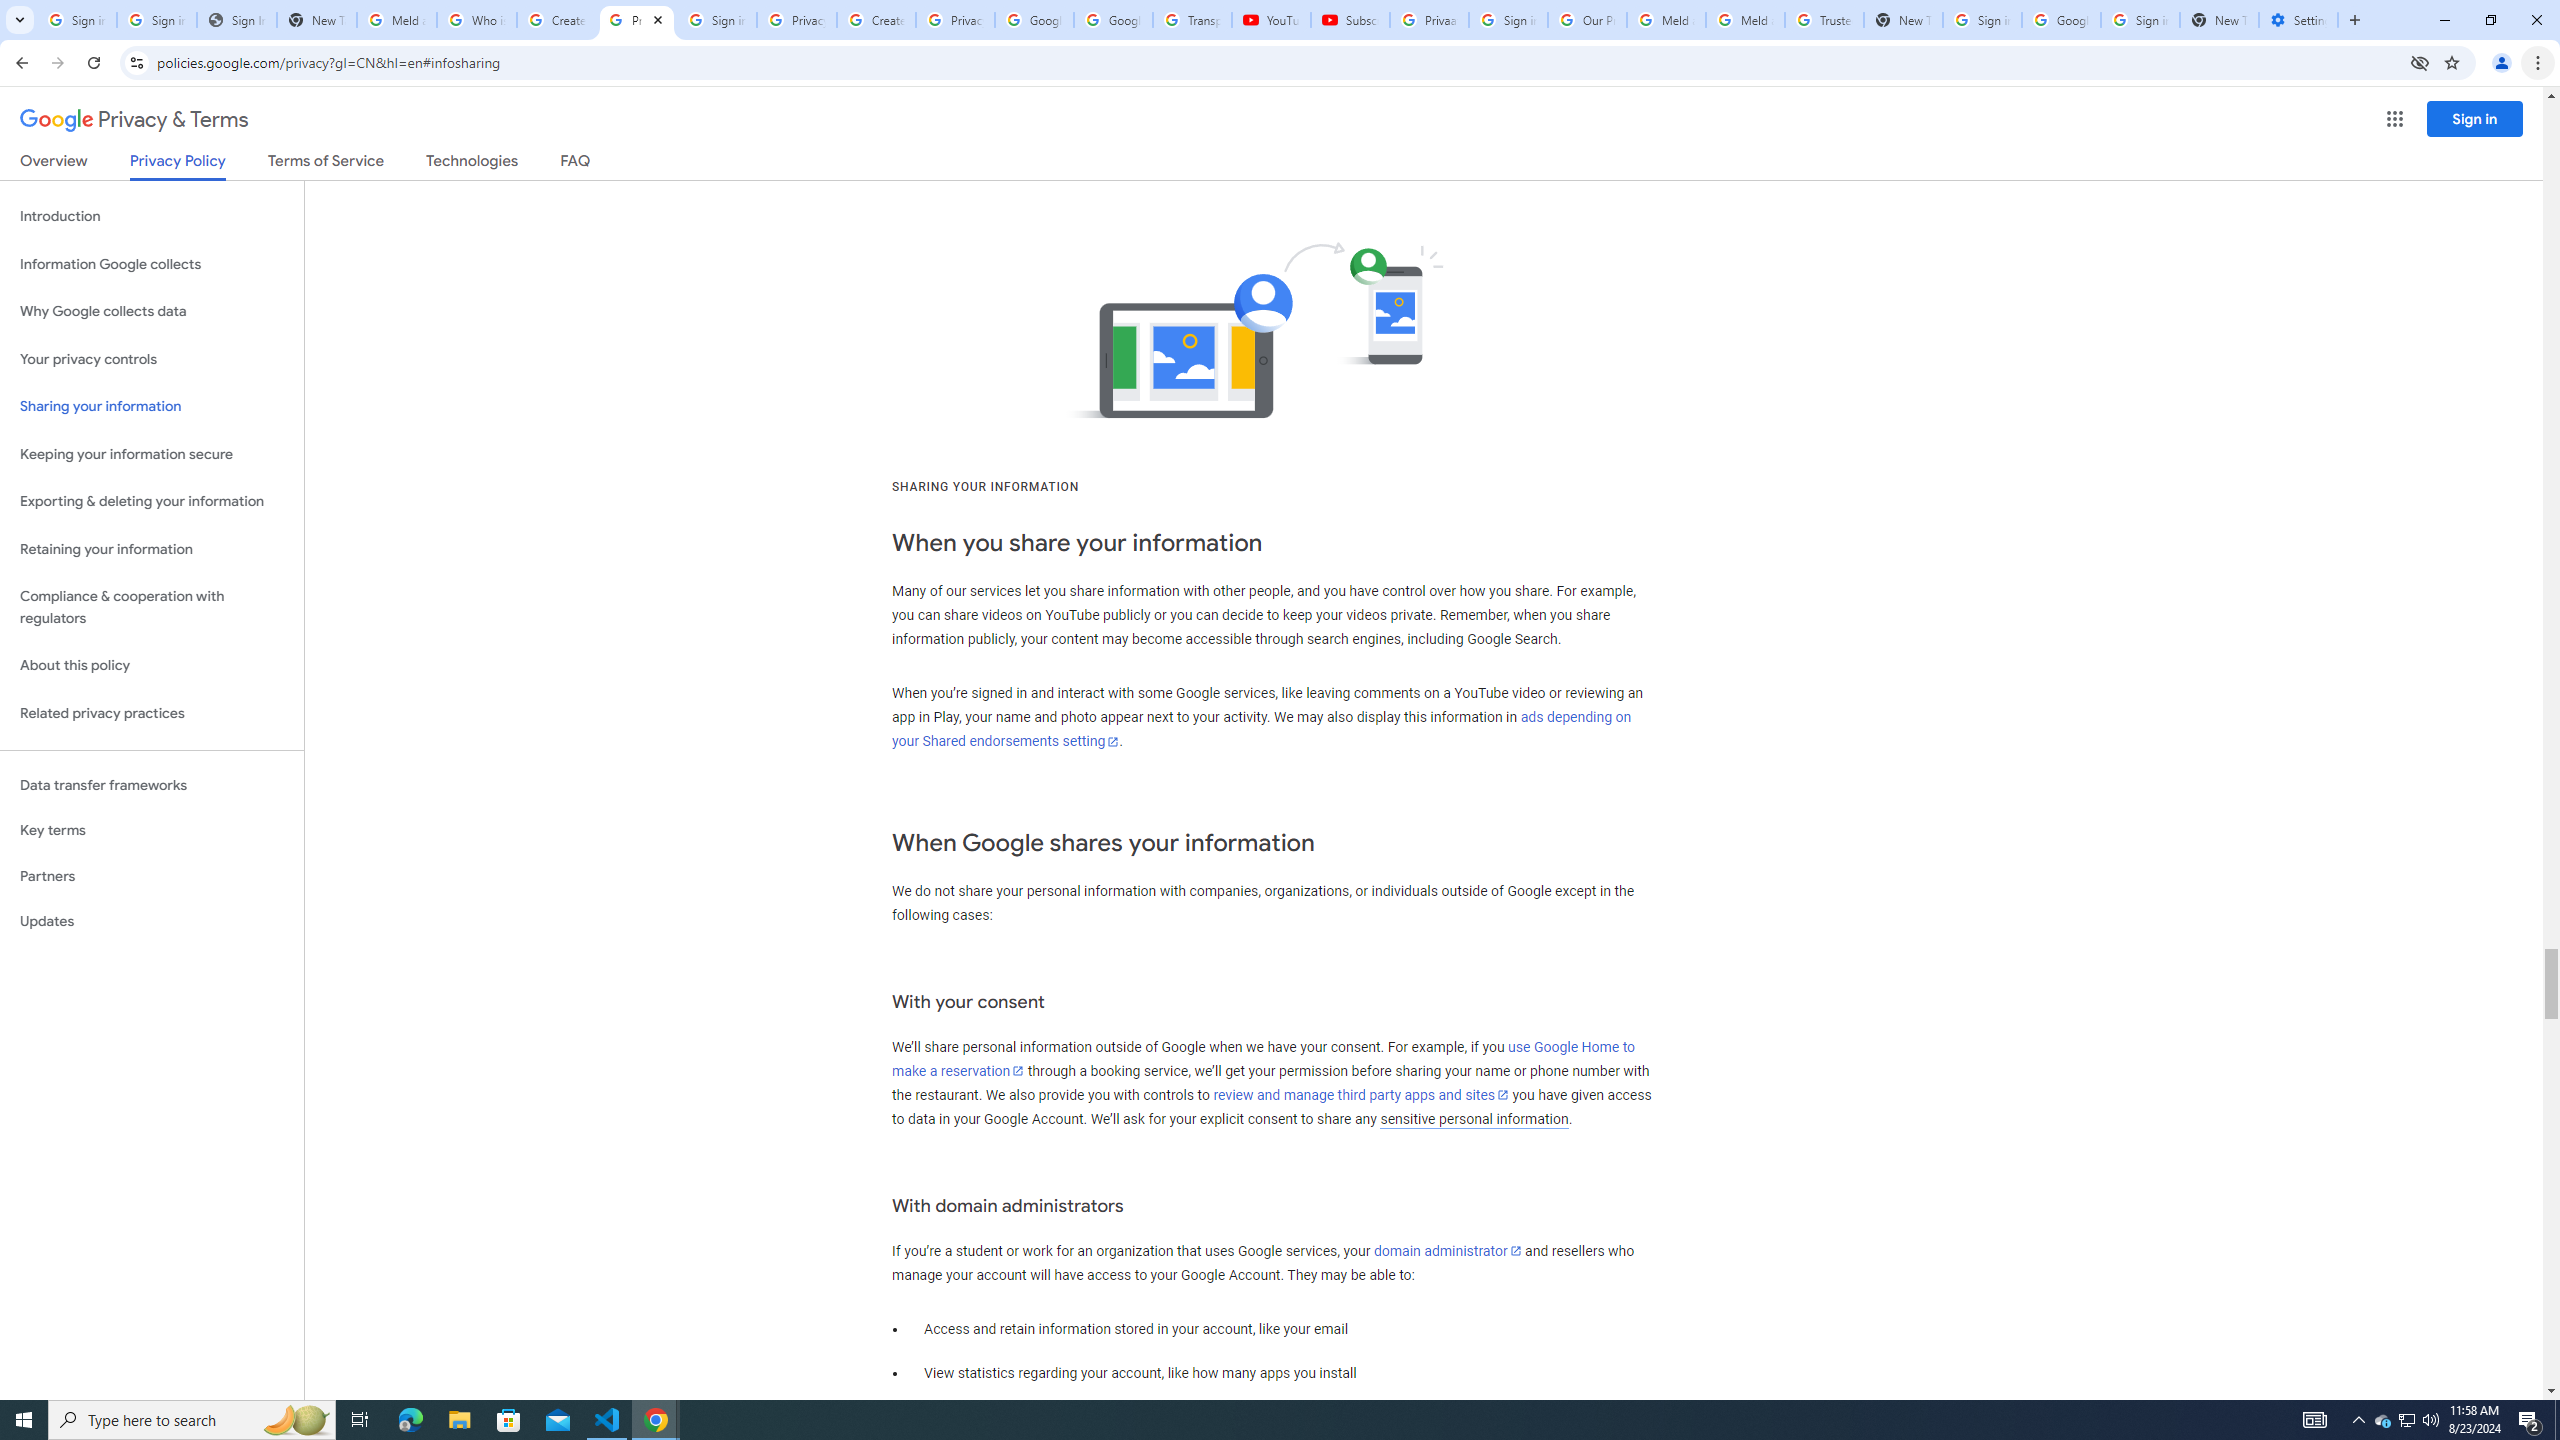 This screenshot has width=2560, height=1440. What do you see at coordinates (236, 19) in the screenshot?
I see `'Sign In - USA TODAY'` at bounding box center [236, 19].